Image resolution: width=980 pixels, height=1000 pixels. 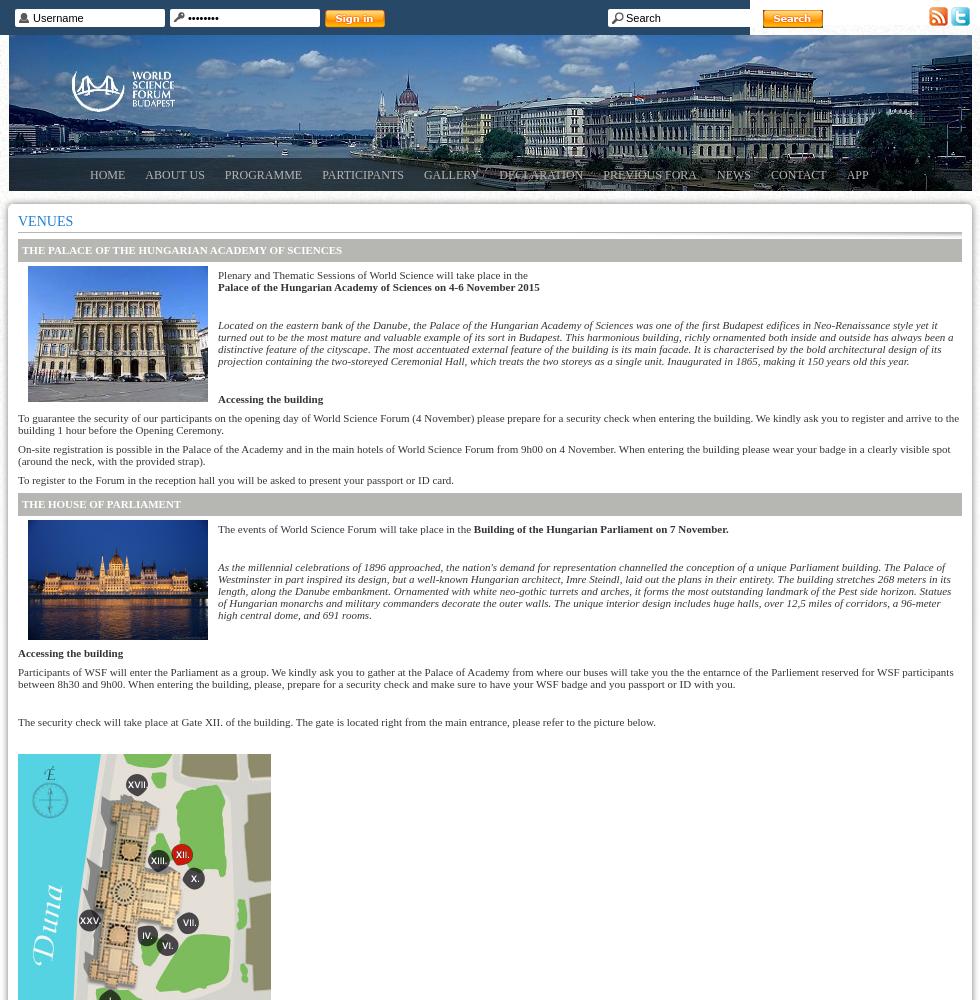 What do you see at coordinates (585, 342) in the screenshot?
I see `'Located on the eastern bank of the Danube, the Palace of the Hungarian Academy of Sciences was one of the first Budapest edifices in
Neo-Renaissance style yet it turned out to be the most mature and valuable
example of its sort in Budapest. This harmonious building, richly ornamented
both inside and outside has always been a distinctive feature of the cityscape.
The most accentuated external feature of the building is its main facade. It is
characterised by the bold architectural design of its projection containing the
two-storeyed Ceremonial Hall, which treats the two storeys as a single unit.  Inaugurated
in 1865, making it 150 years old this year.'` at bounding box center [585, 342].